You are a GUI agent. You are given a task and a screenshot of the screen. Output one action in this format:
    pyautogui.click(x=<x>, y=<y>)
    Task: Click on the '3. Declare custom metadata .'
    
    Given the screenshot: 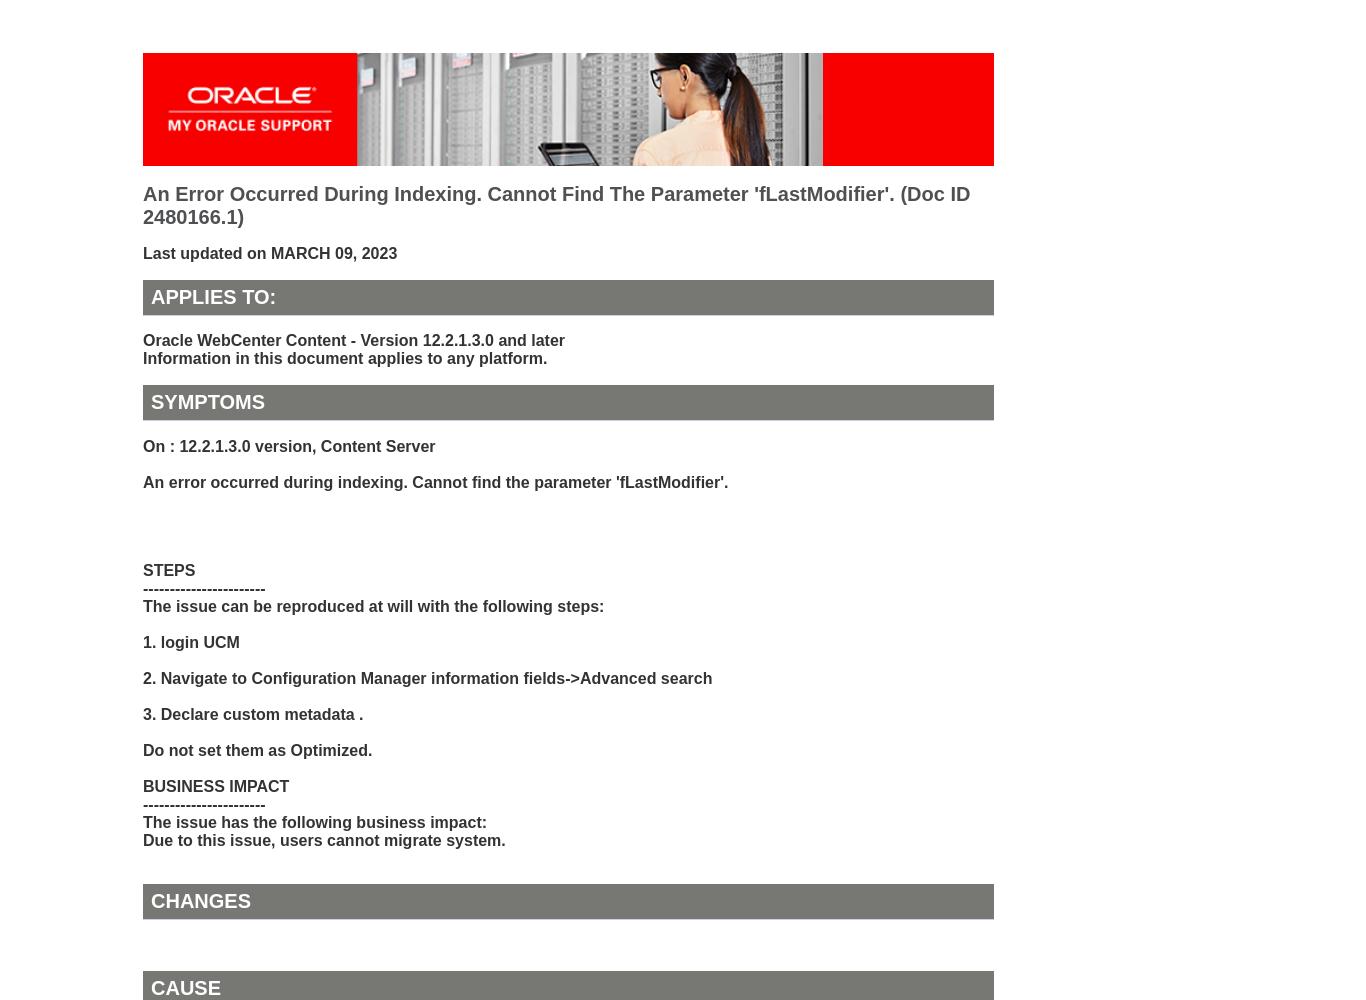 What is the action you would take?
    pyautogui.click(x=142, y=712)
    